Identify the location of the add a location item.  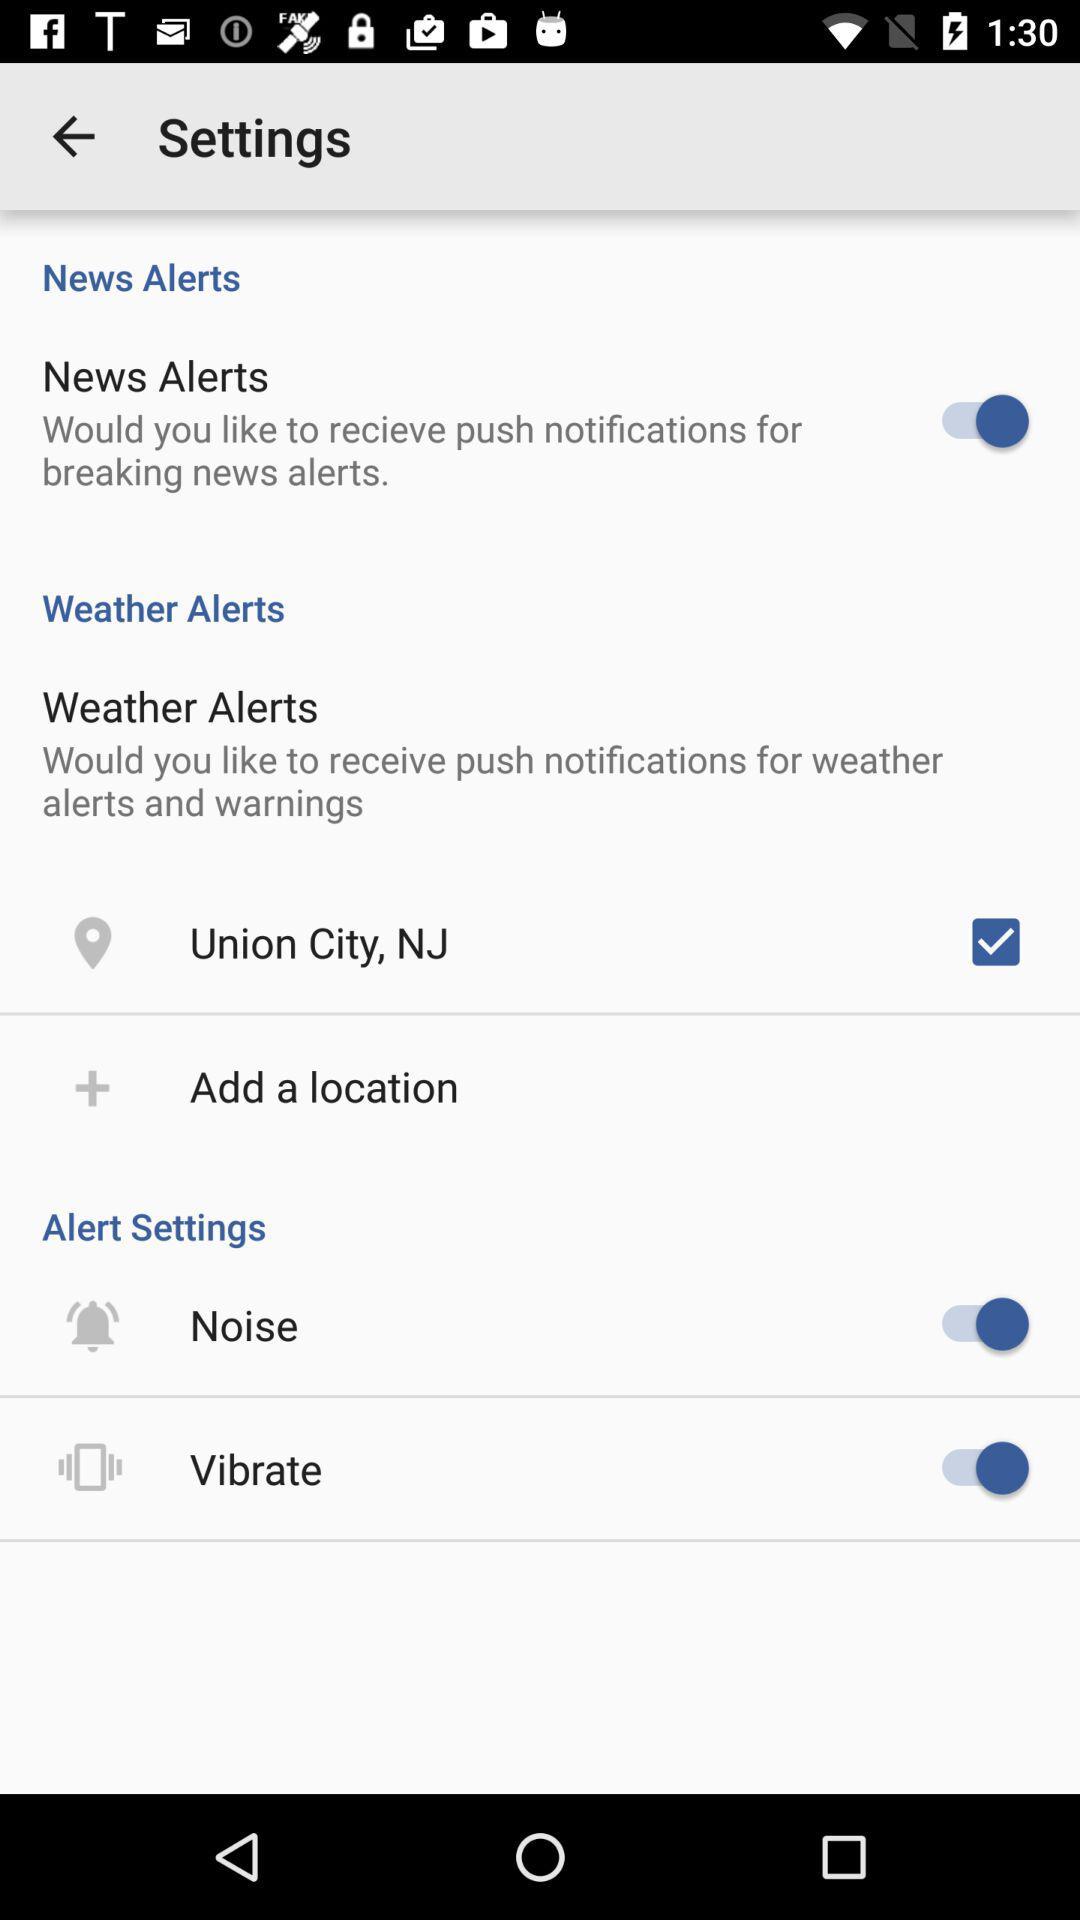
(323, 1084).